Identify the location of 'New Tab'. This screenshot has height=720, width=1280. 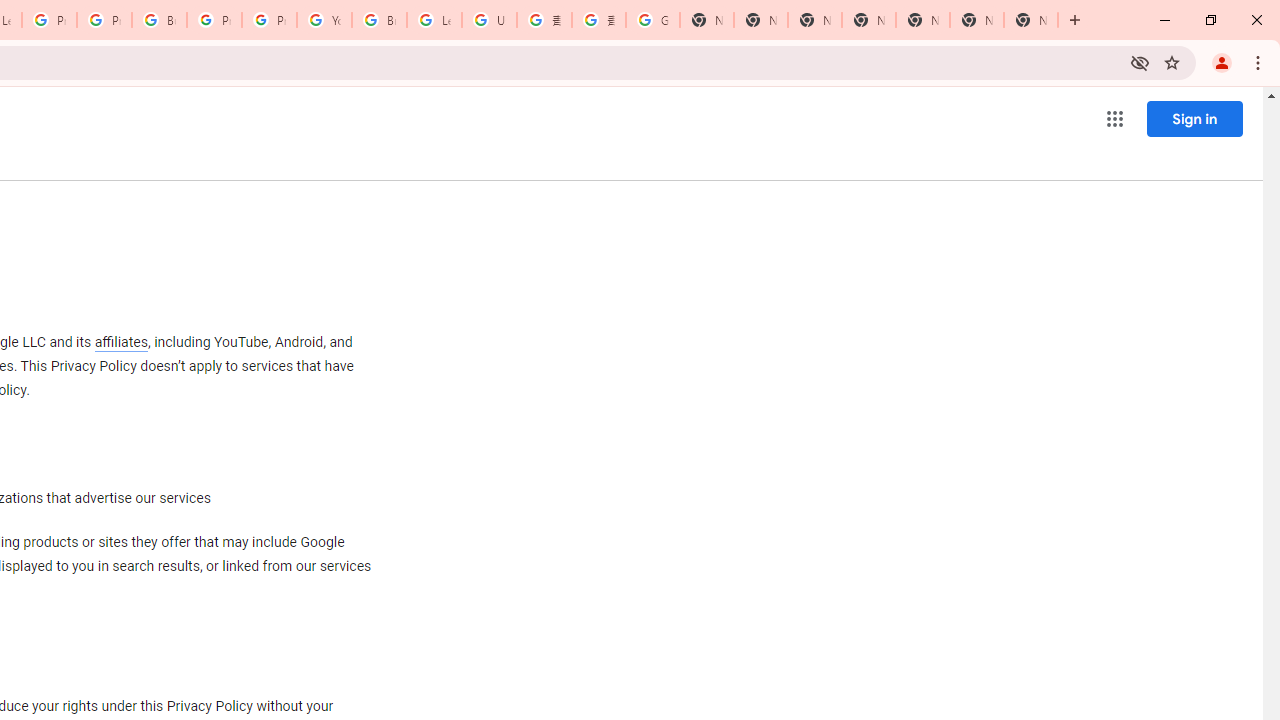
(1031, 20).